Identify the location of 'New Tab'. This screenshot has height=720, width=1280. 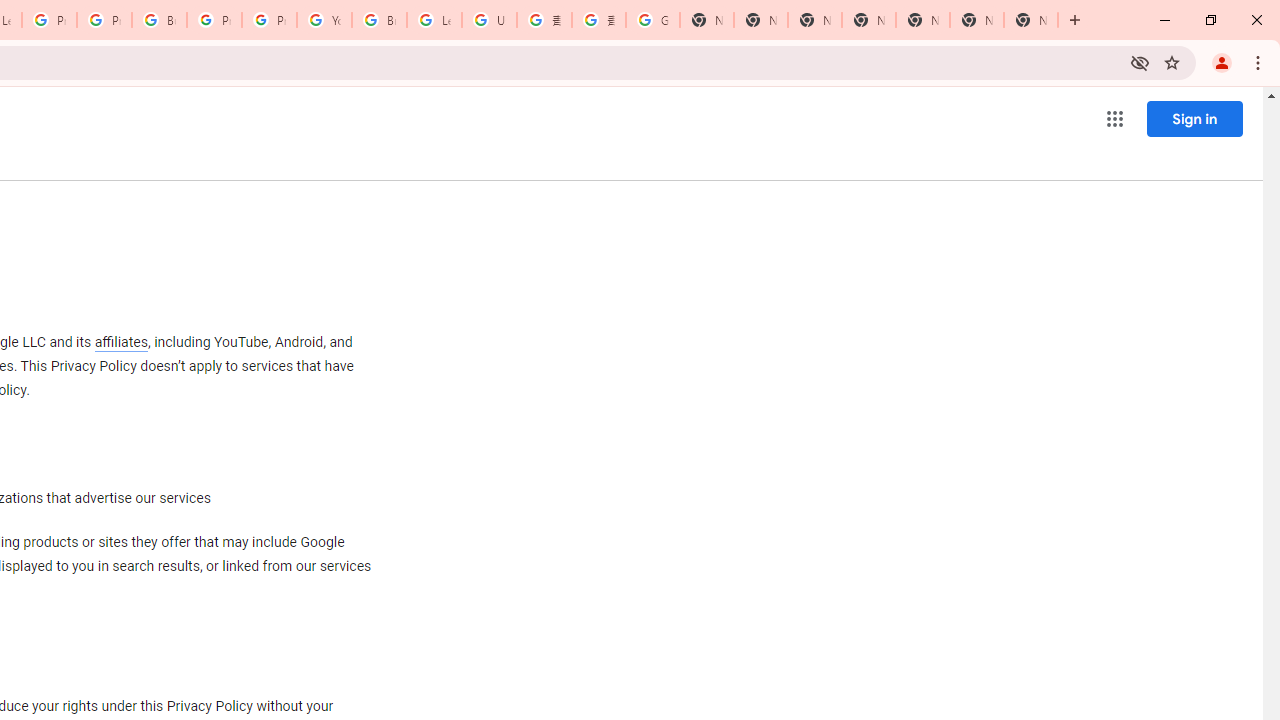
(1031, 20).